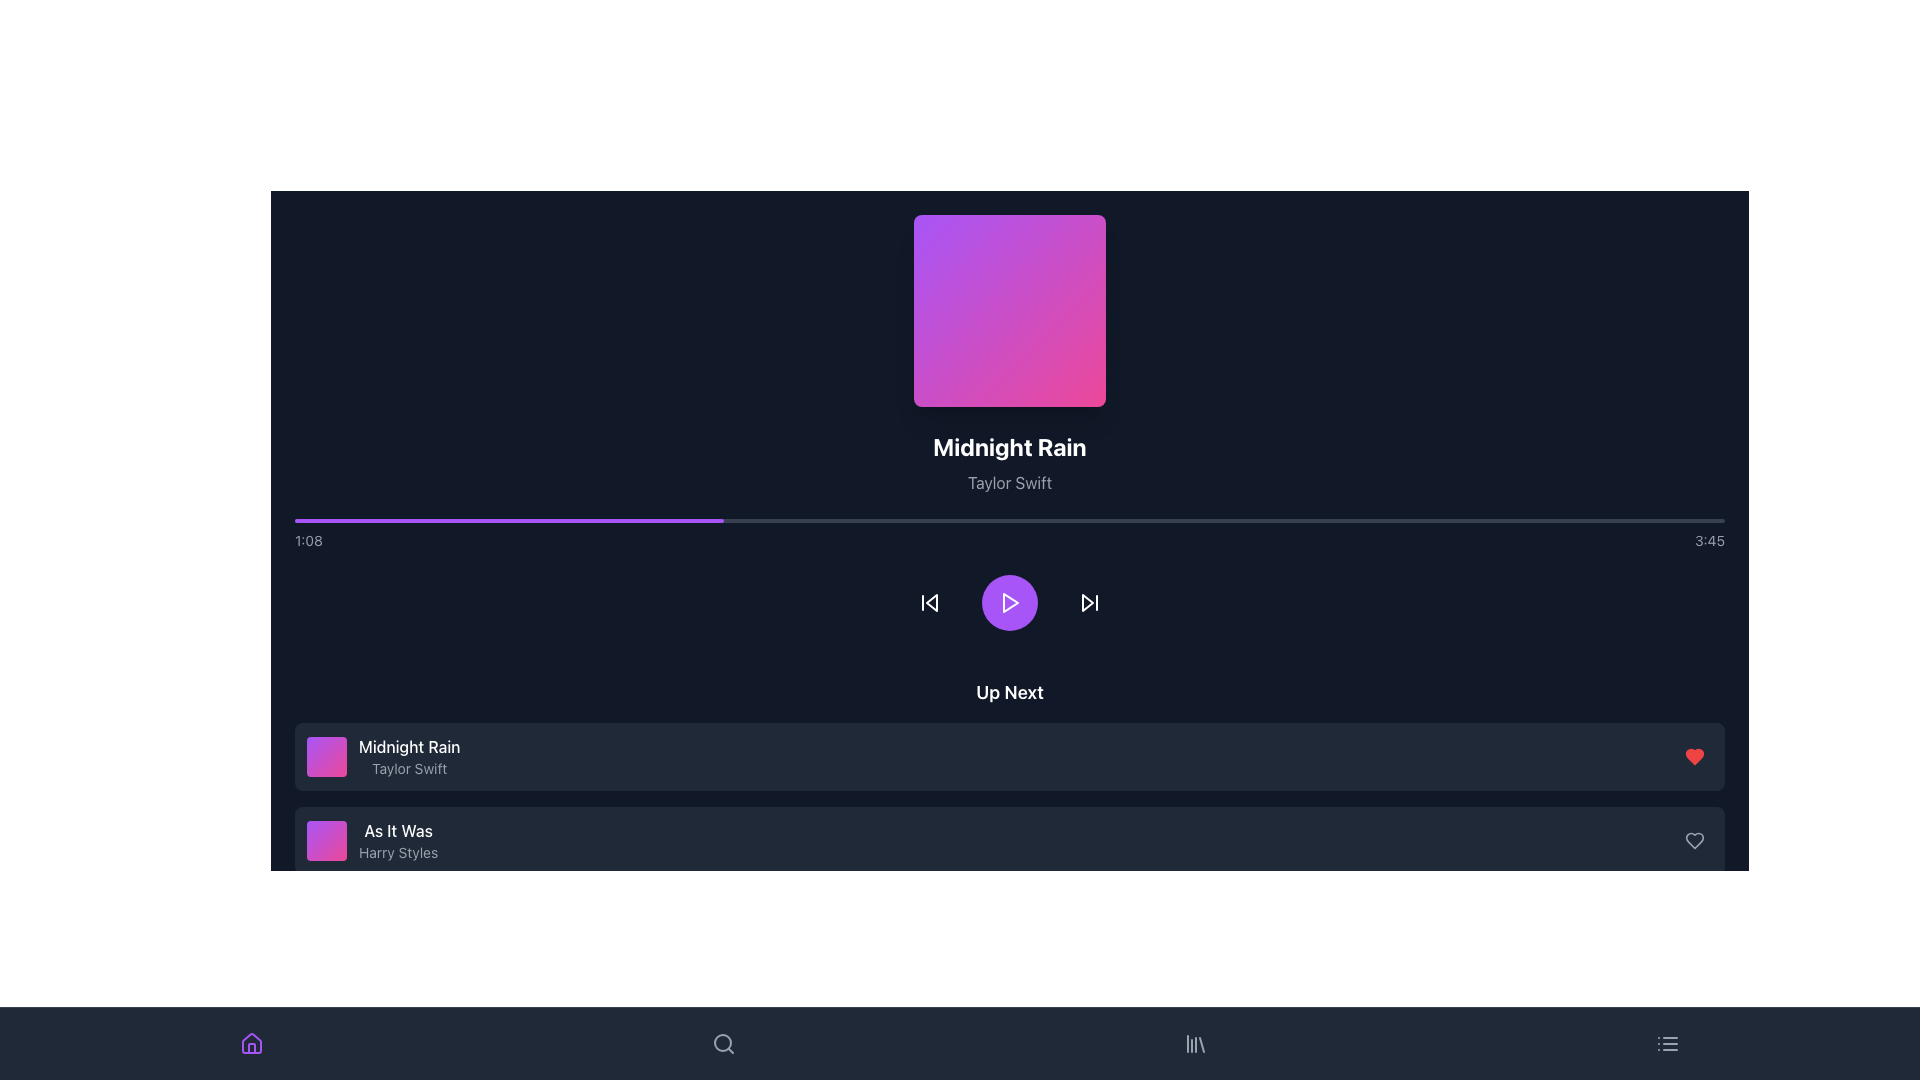 The width and height of the screenshot is (1920, 1080). I want to click on the navigation icon representing a library or collection, which is styled with vertical bars of varying heights and located at the bottom-right corner of the interface, so click(1195, 1043).